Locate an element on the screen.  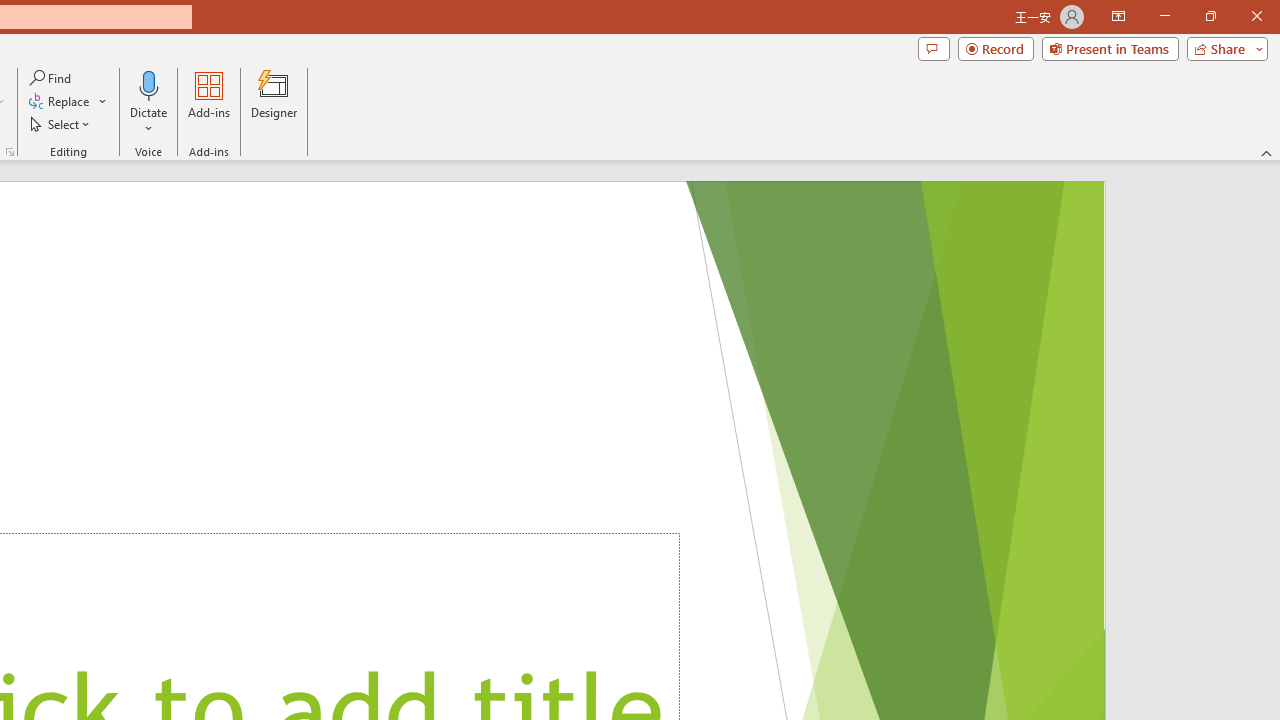
'Present in Teams' is located at coordinates (1109, 47).